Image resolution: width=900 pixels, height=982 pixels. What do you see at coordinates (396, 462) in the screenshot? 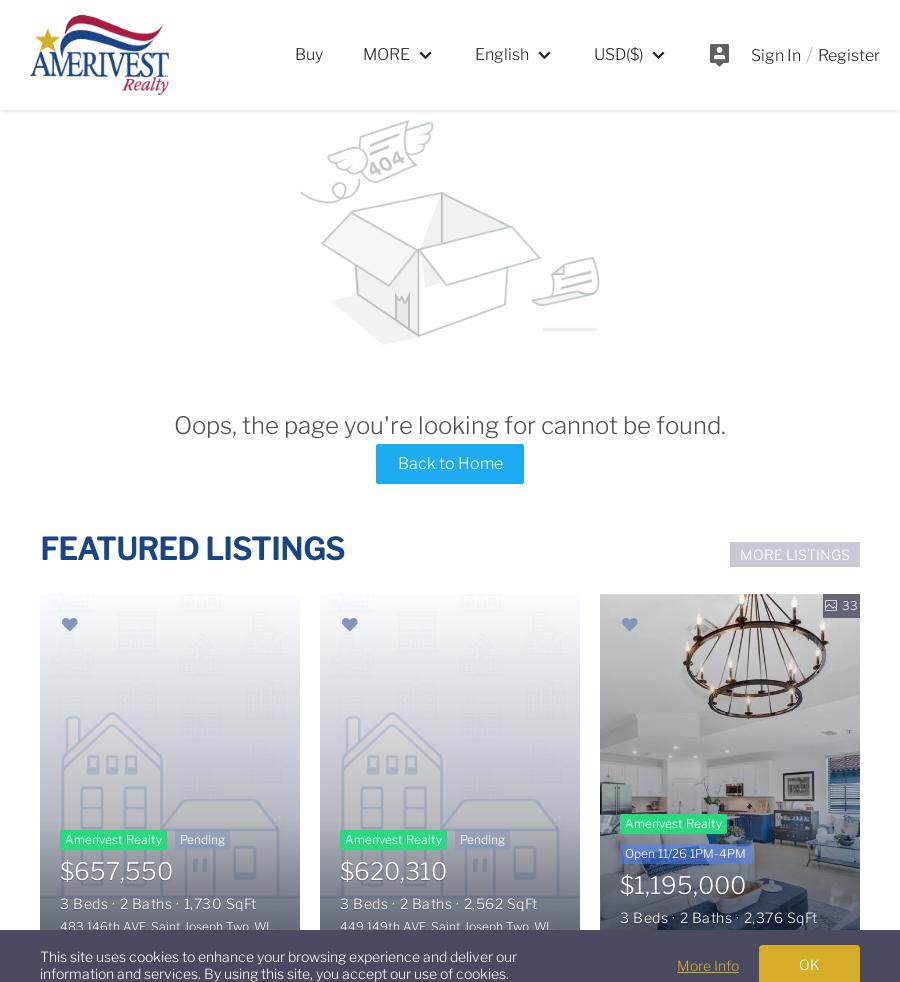
I see `'Back to Home'` at bounding box center [396, 462].